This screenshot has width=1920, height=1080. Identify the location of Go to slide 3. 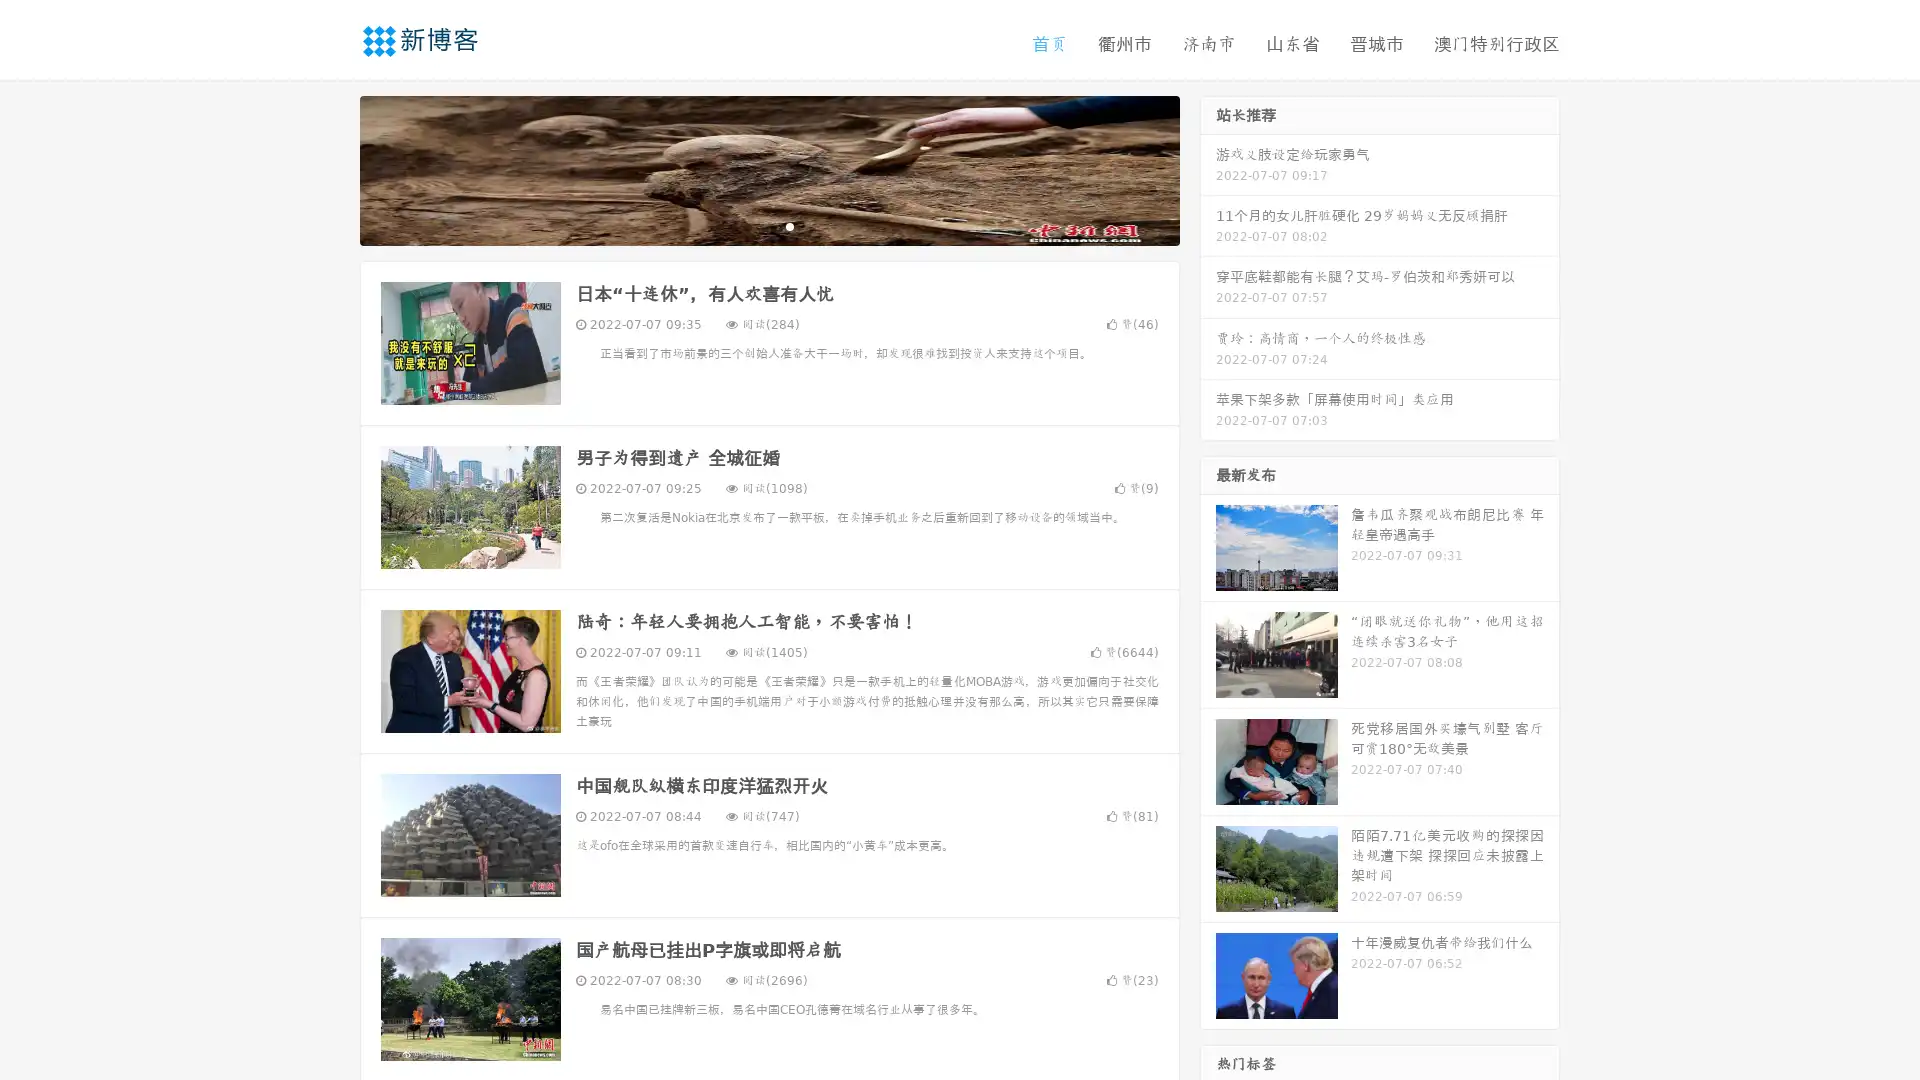
(789, 225).